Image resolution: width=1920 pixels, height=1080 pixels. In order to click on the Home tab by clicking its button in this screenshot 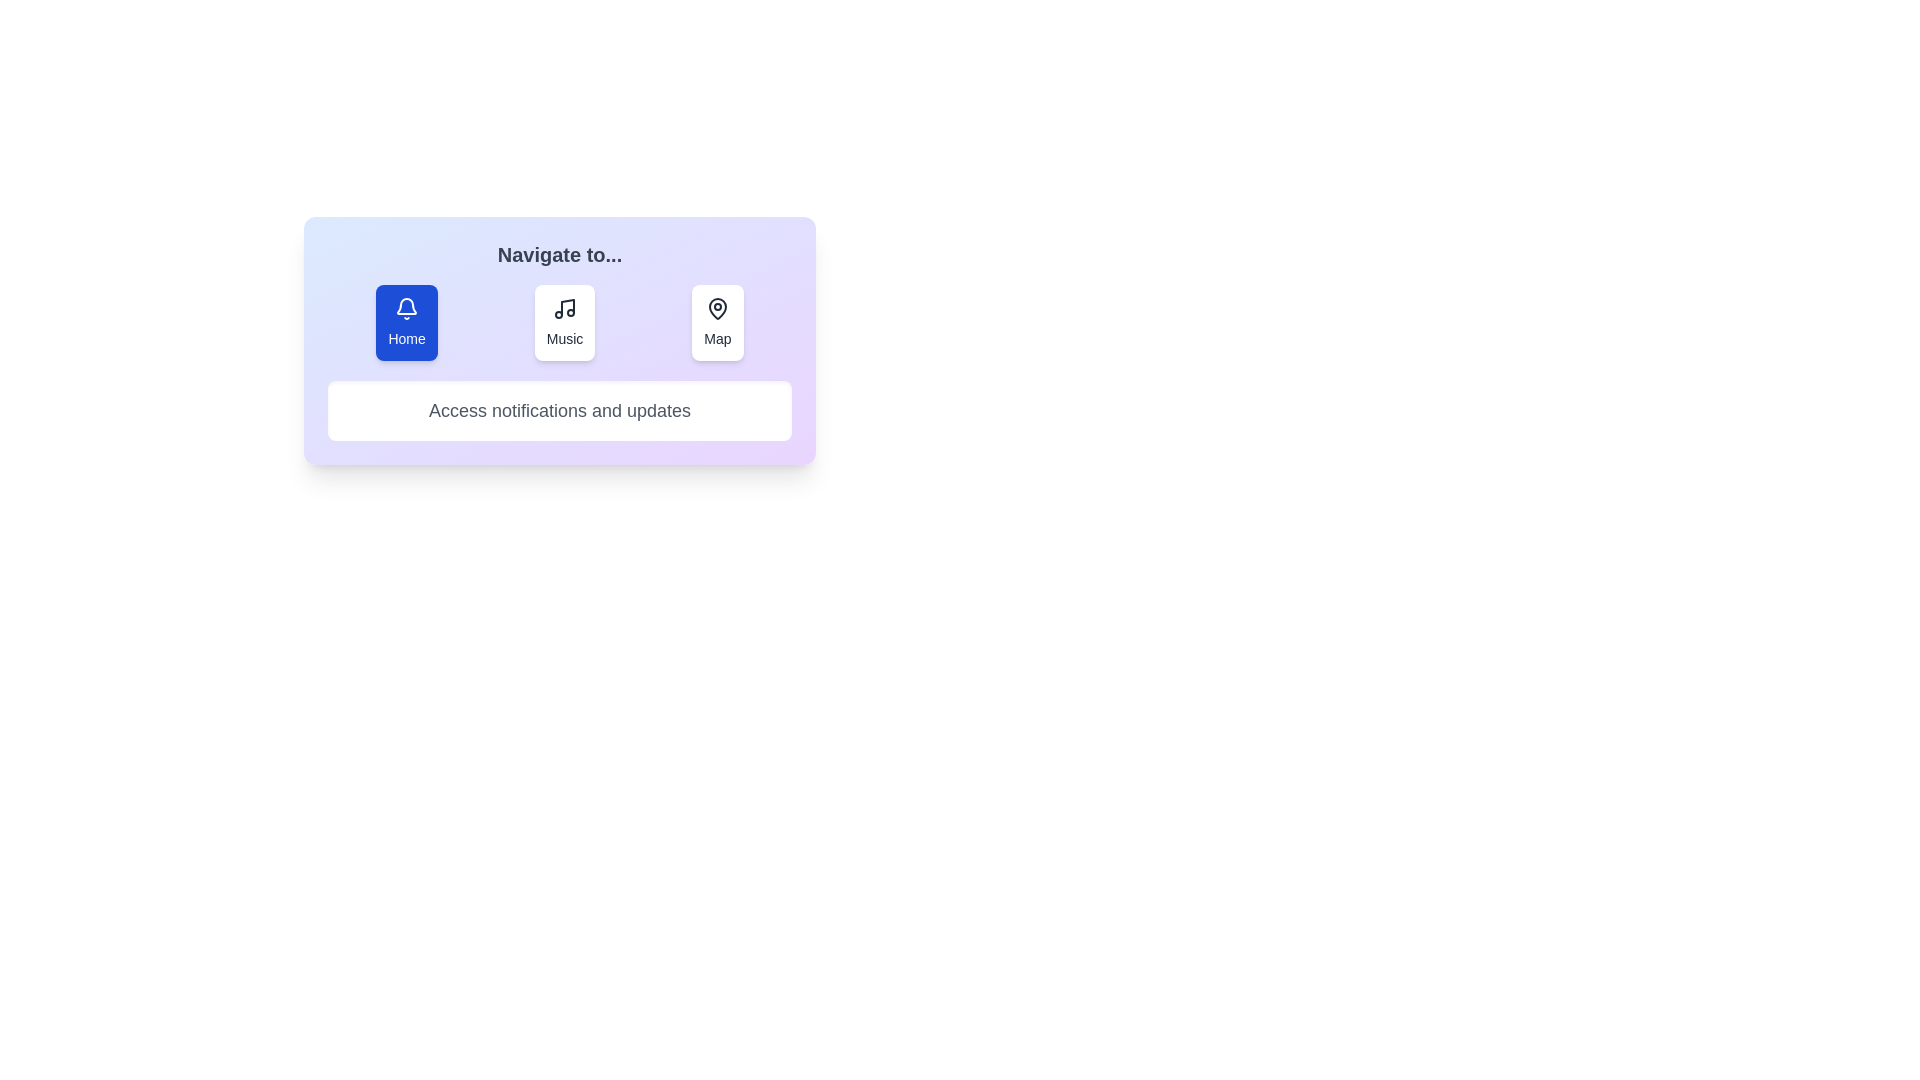, I will do `click(406, 322)`.